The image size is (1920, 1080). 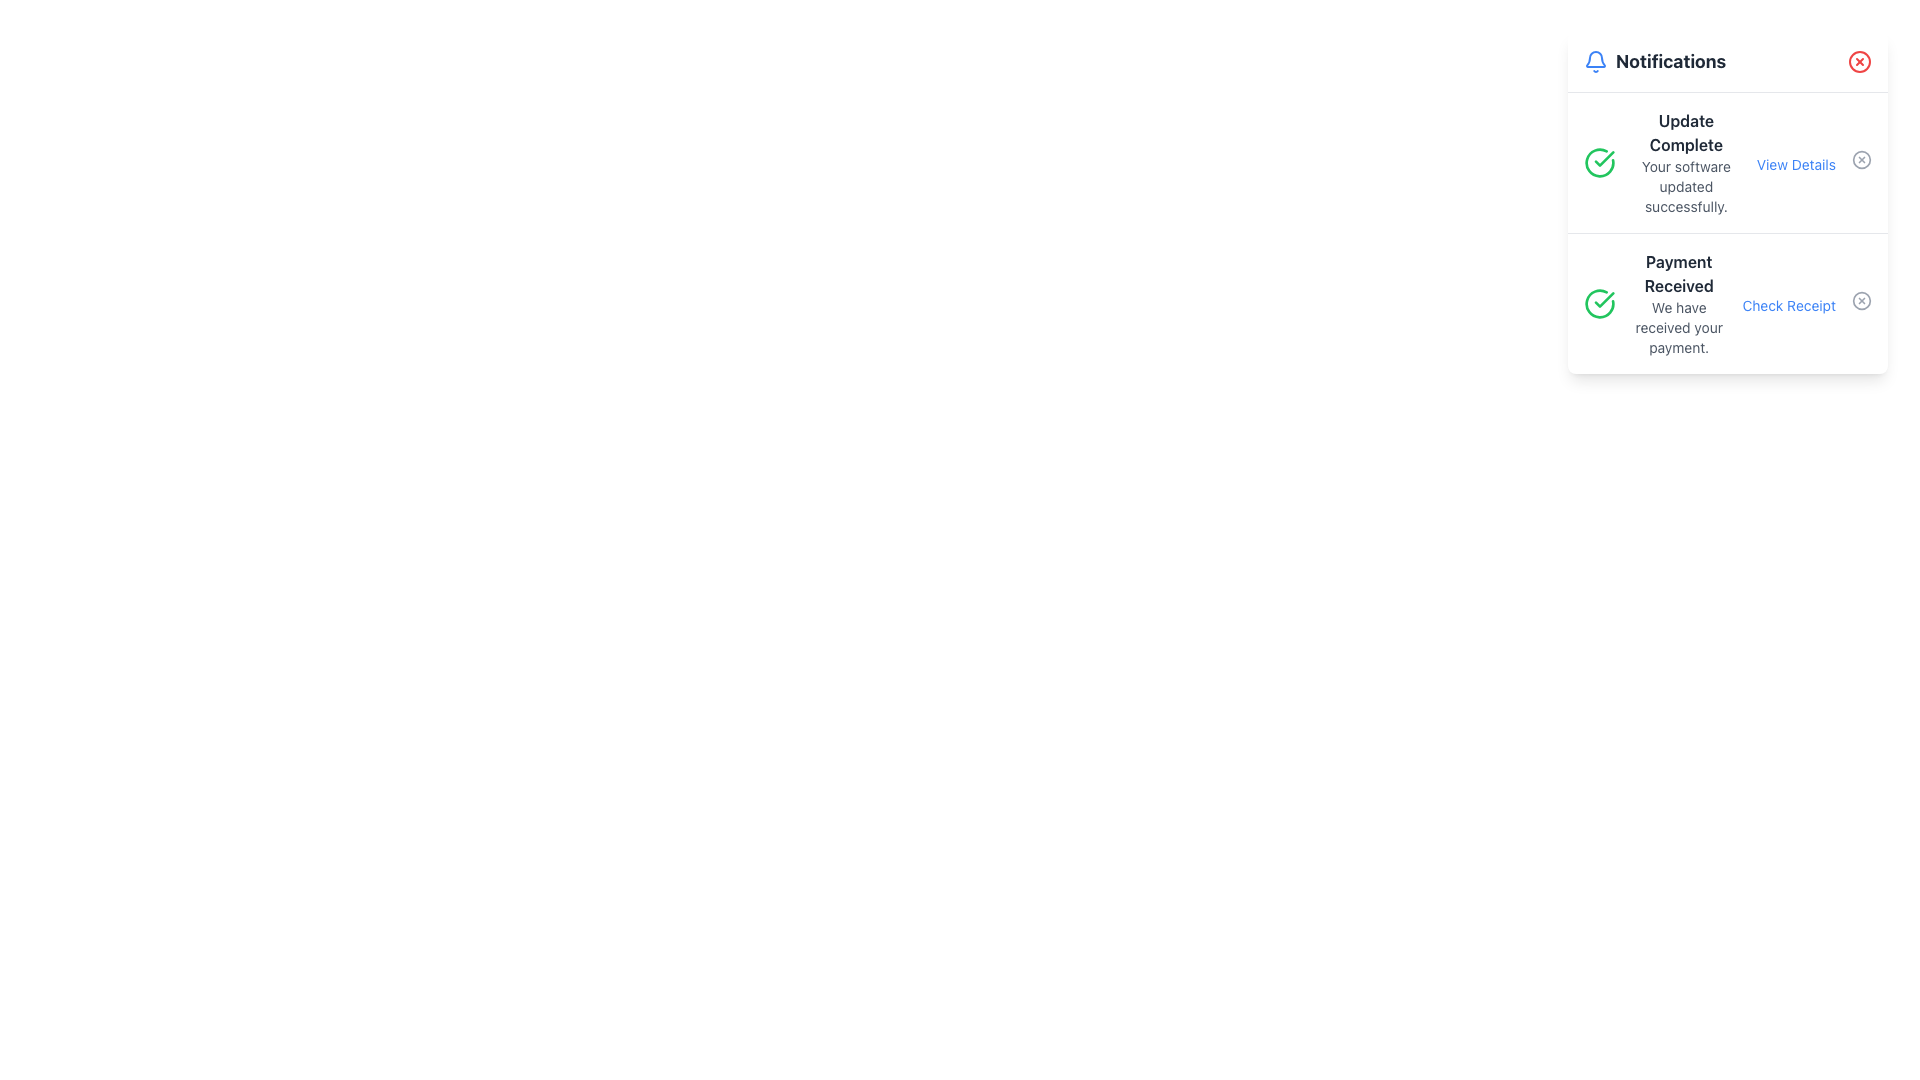 I want to click on the close button icon for the 'Payment Received' notification, which is positioned to the right of the text 'Check Receipt' in the Notifications panel, so click(x=1861, y=300).